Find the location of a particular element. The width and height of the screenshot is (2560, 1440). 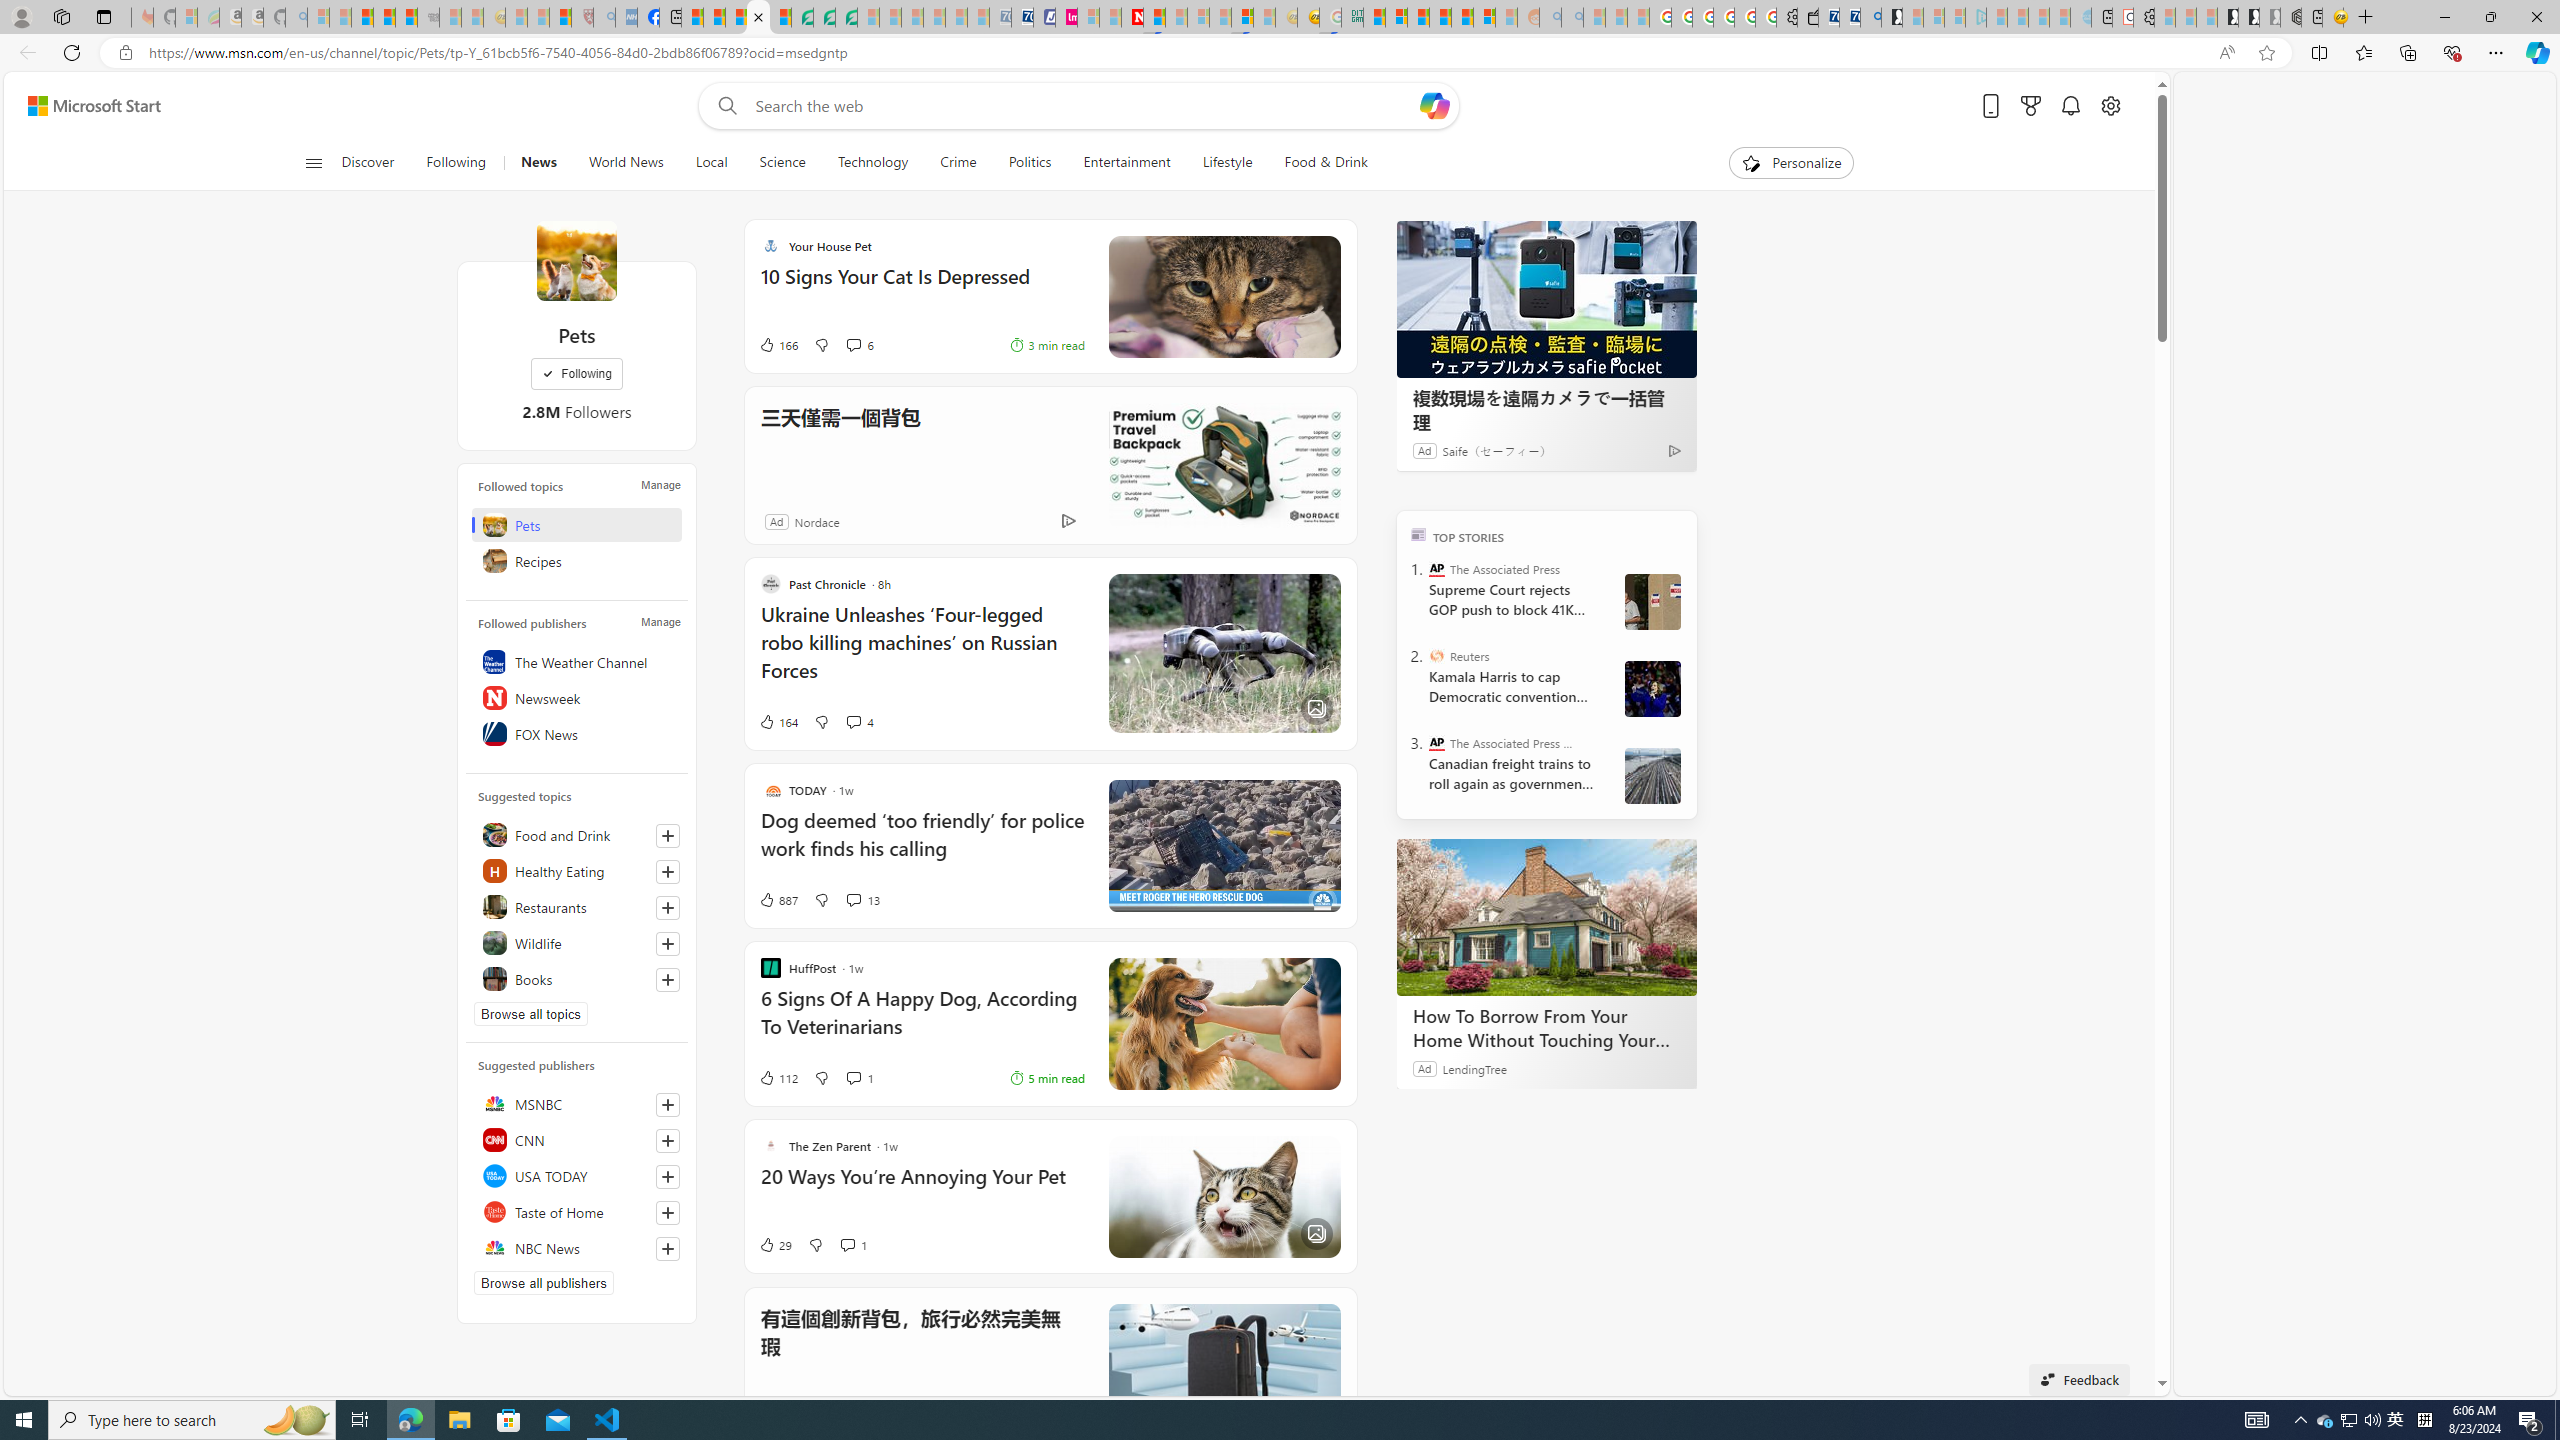

'164 Like' is located at coordinates (778, 721).